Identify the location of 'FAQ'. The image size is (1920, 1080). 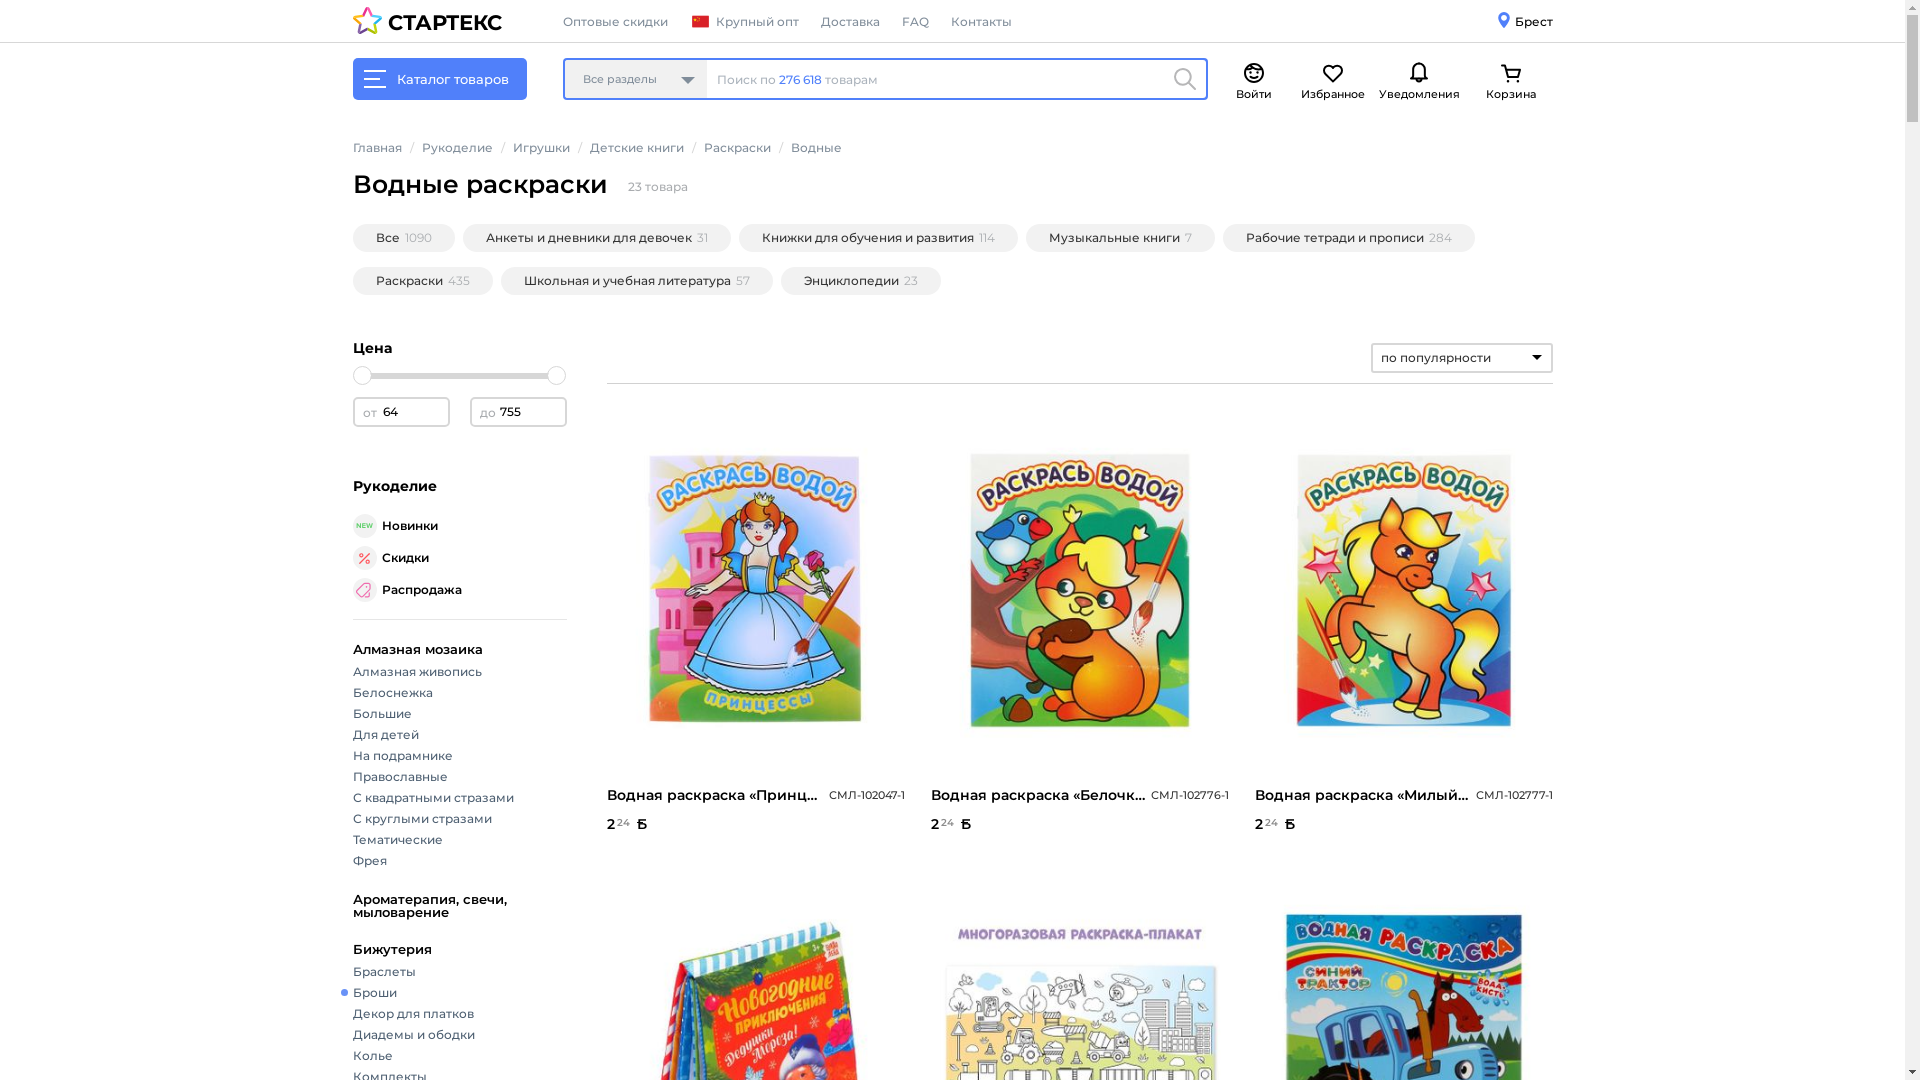
(914, 21).